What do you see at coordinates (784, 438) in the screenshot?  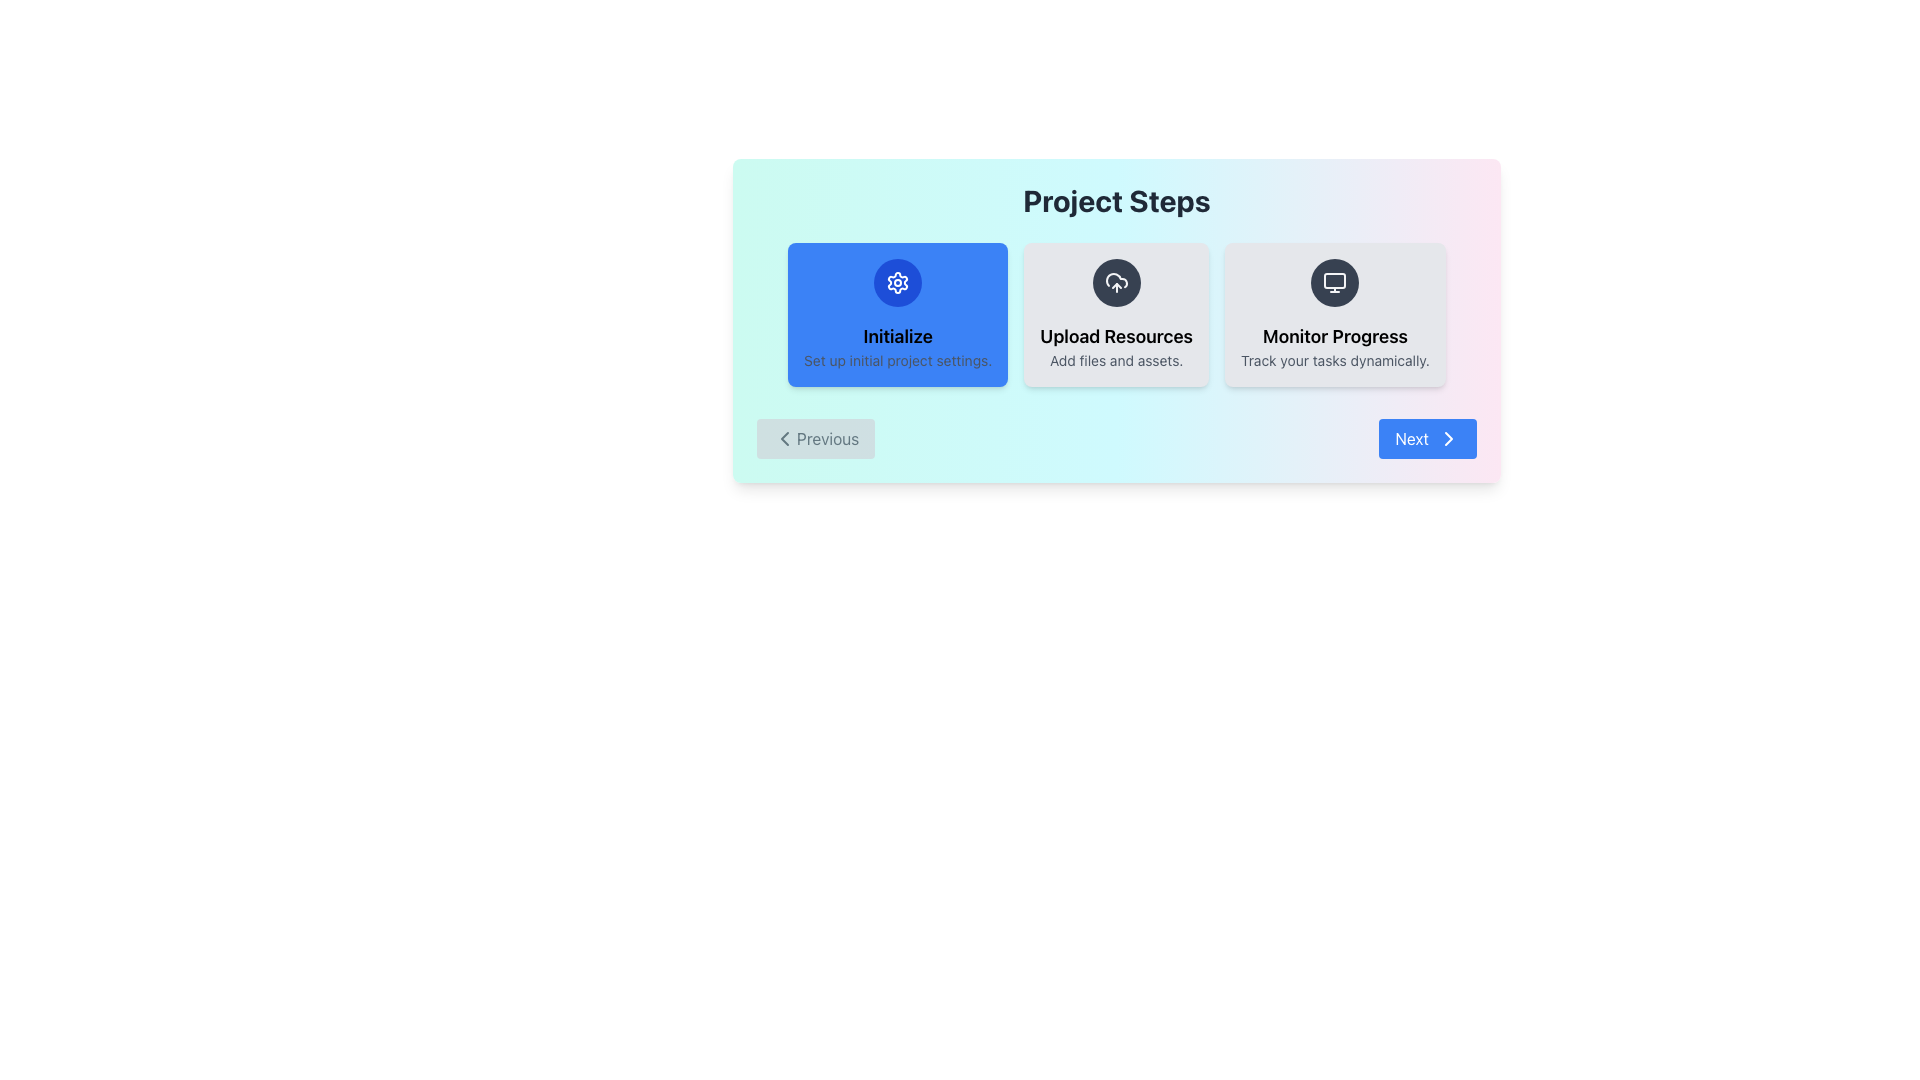 I see `the left-pointing chevron icon` at bounding box center [784, 438].